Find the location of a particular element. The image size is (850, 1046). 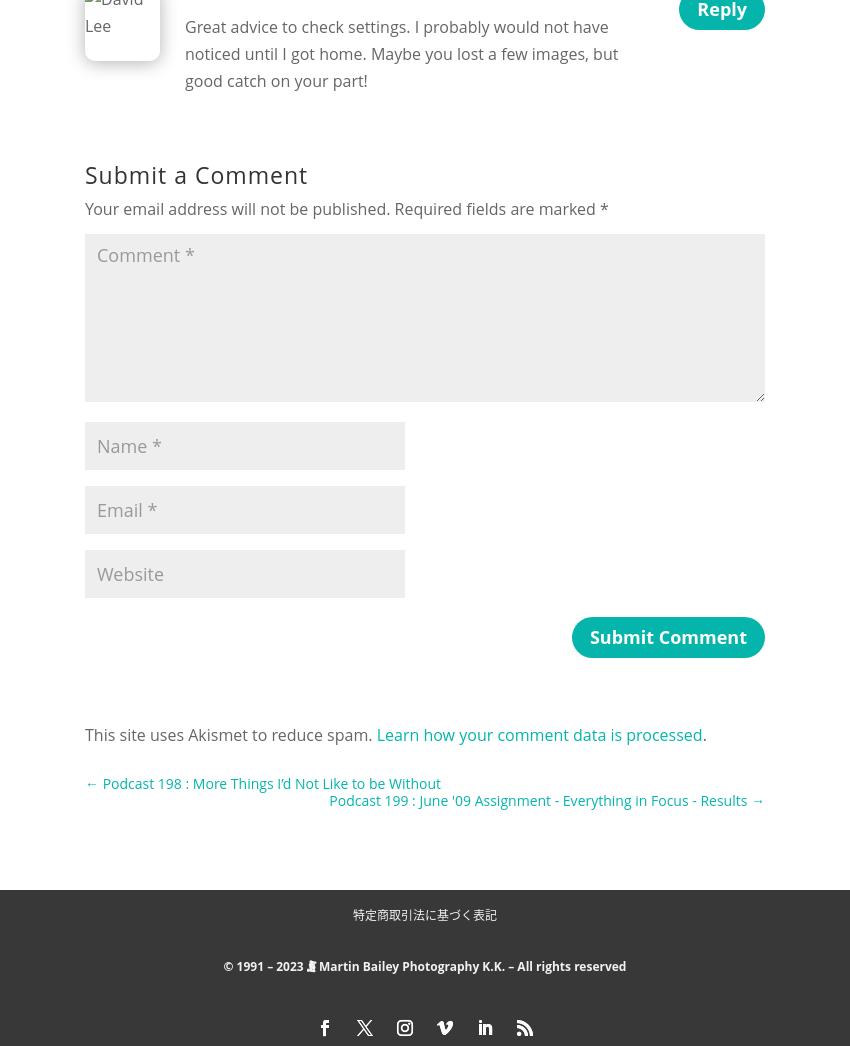

'Learn how your comment data is processed' is located at coordinates (537, 734).